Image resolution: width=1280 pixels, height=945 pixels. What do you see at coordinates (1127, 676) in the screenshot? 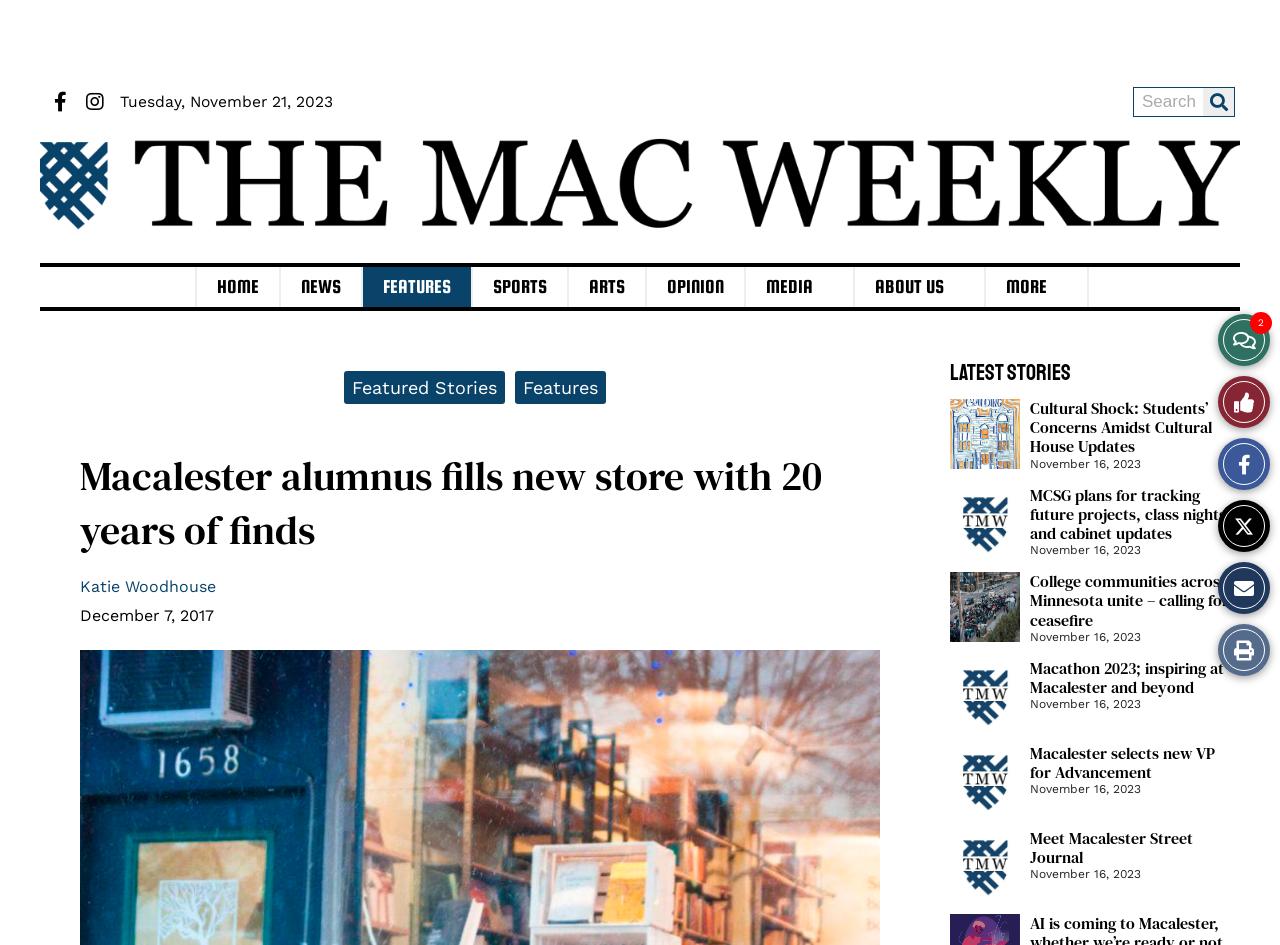
I see `'Macathon 2023; inspiring at Macalester and beyond'` at bounding box center [1127, 676].